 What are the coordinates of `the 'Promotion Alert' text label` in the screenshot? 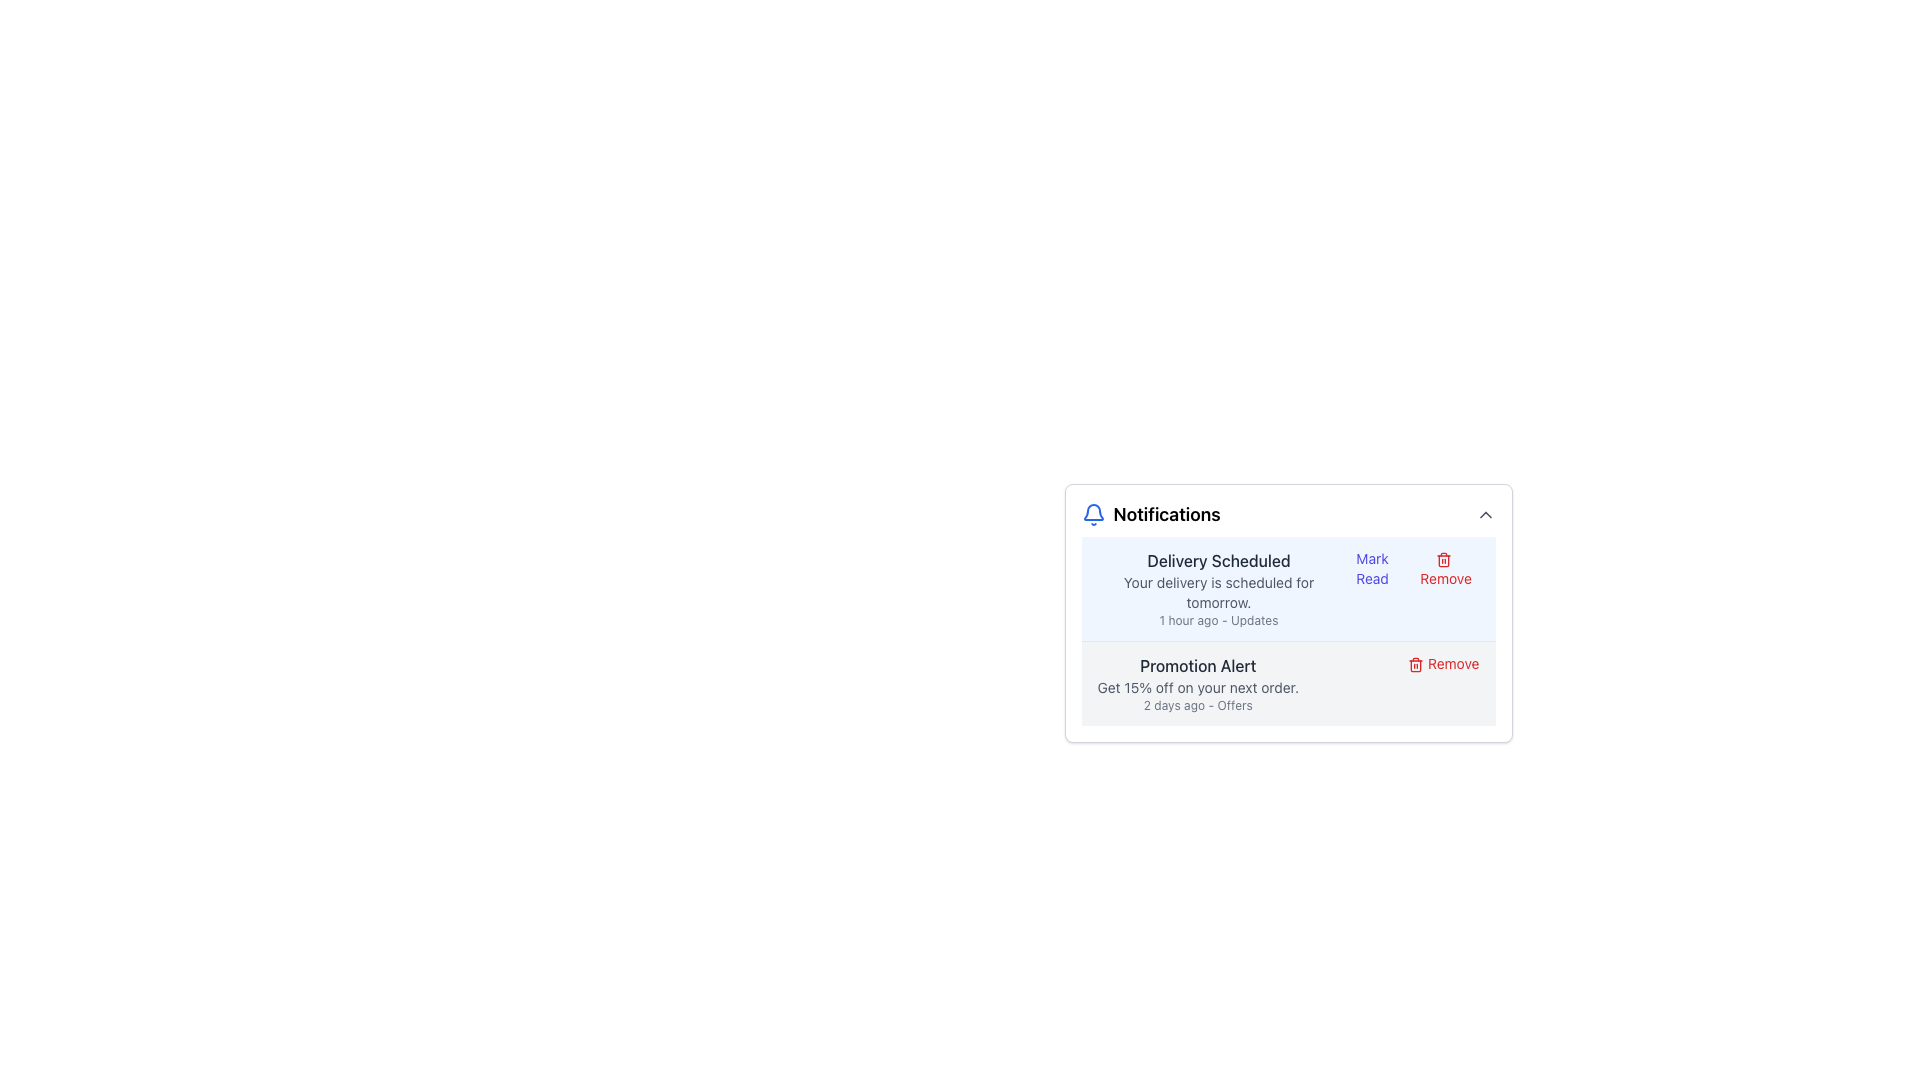 It's located at (1198, 666).